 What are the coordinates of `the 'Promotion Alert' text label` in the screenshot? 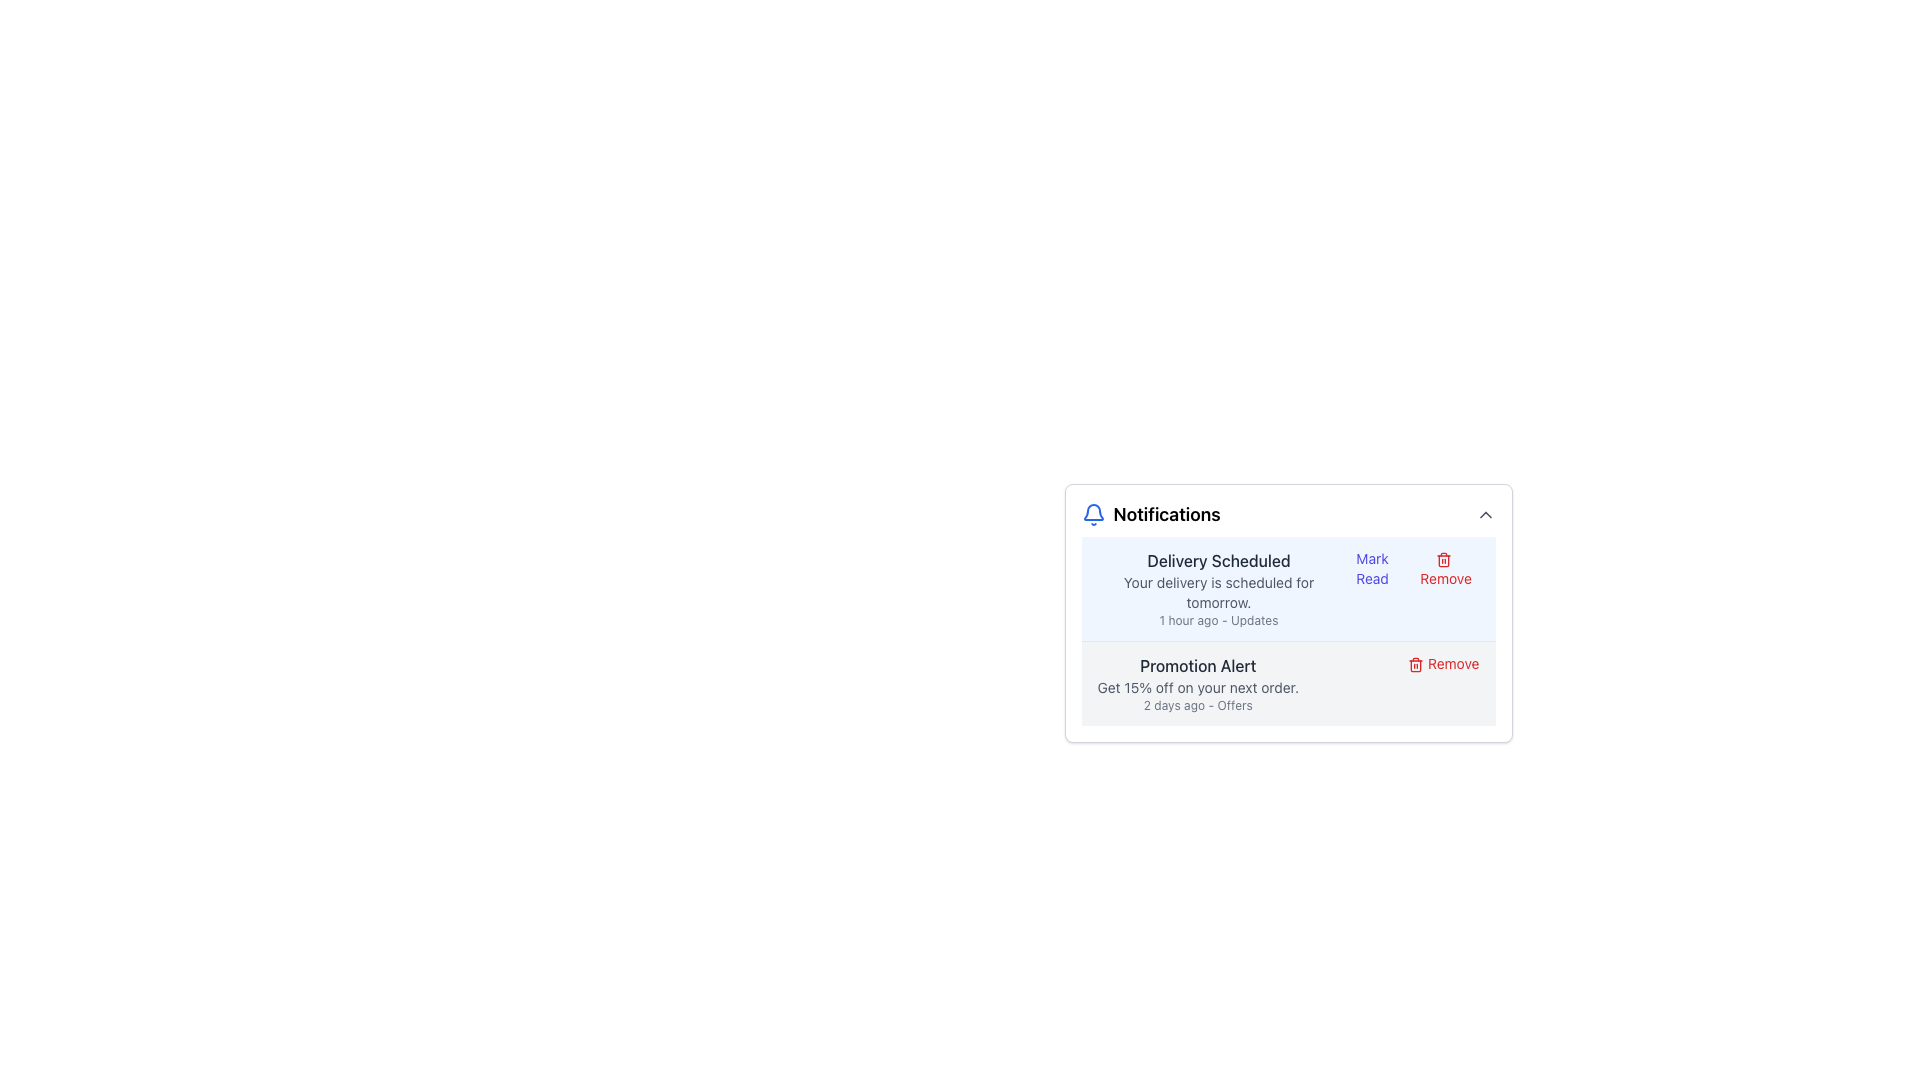 It's located at (1198, 666).